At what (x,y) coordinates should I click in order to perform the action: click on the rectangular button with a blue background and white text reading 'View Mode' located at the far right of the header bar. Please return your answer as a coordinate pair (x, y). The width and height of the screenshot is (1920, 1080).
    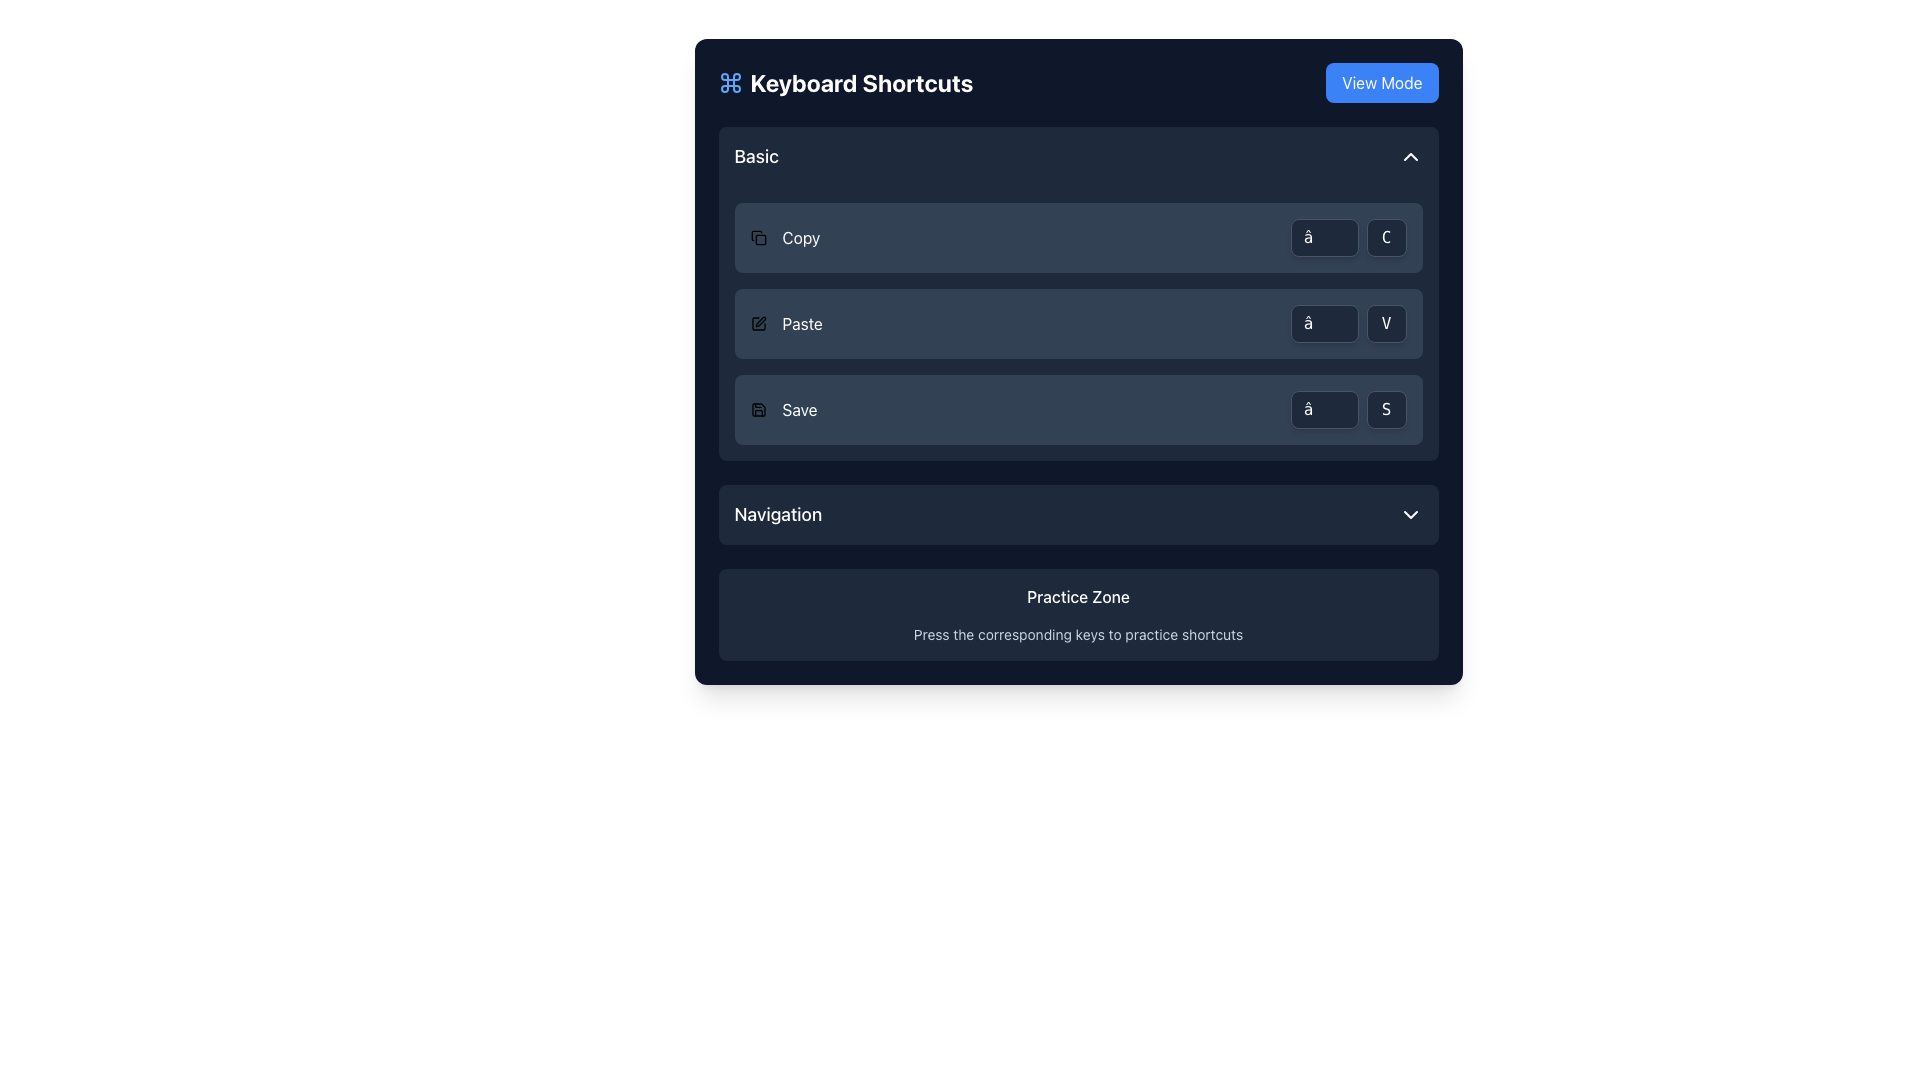
    Looking at the image, I should click on (1381, 82).